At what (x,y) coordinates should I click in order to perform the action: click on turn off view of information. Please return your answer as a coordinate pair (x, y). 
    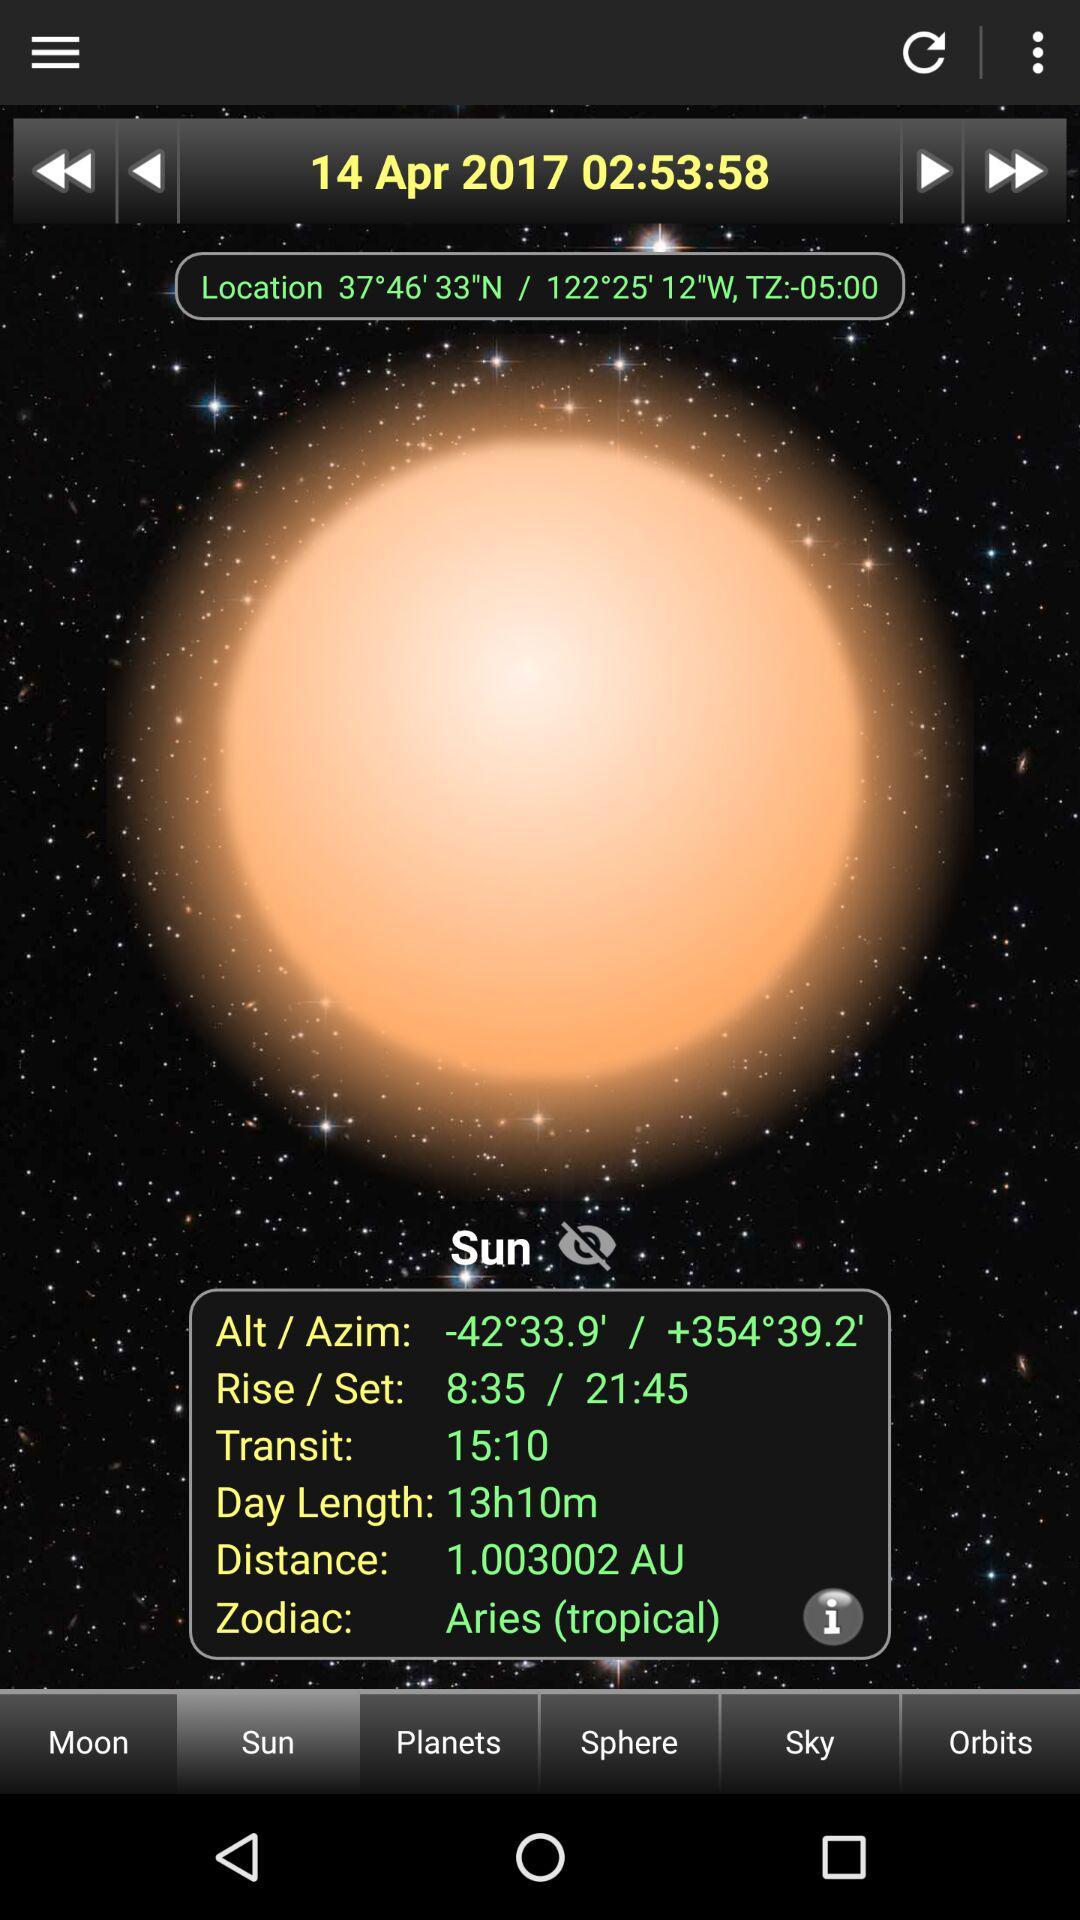
    Looking at the image, I should click on (586, 1243).